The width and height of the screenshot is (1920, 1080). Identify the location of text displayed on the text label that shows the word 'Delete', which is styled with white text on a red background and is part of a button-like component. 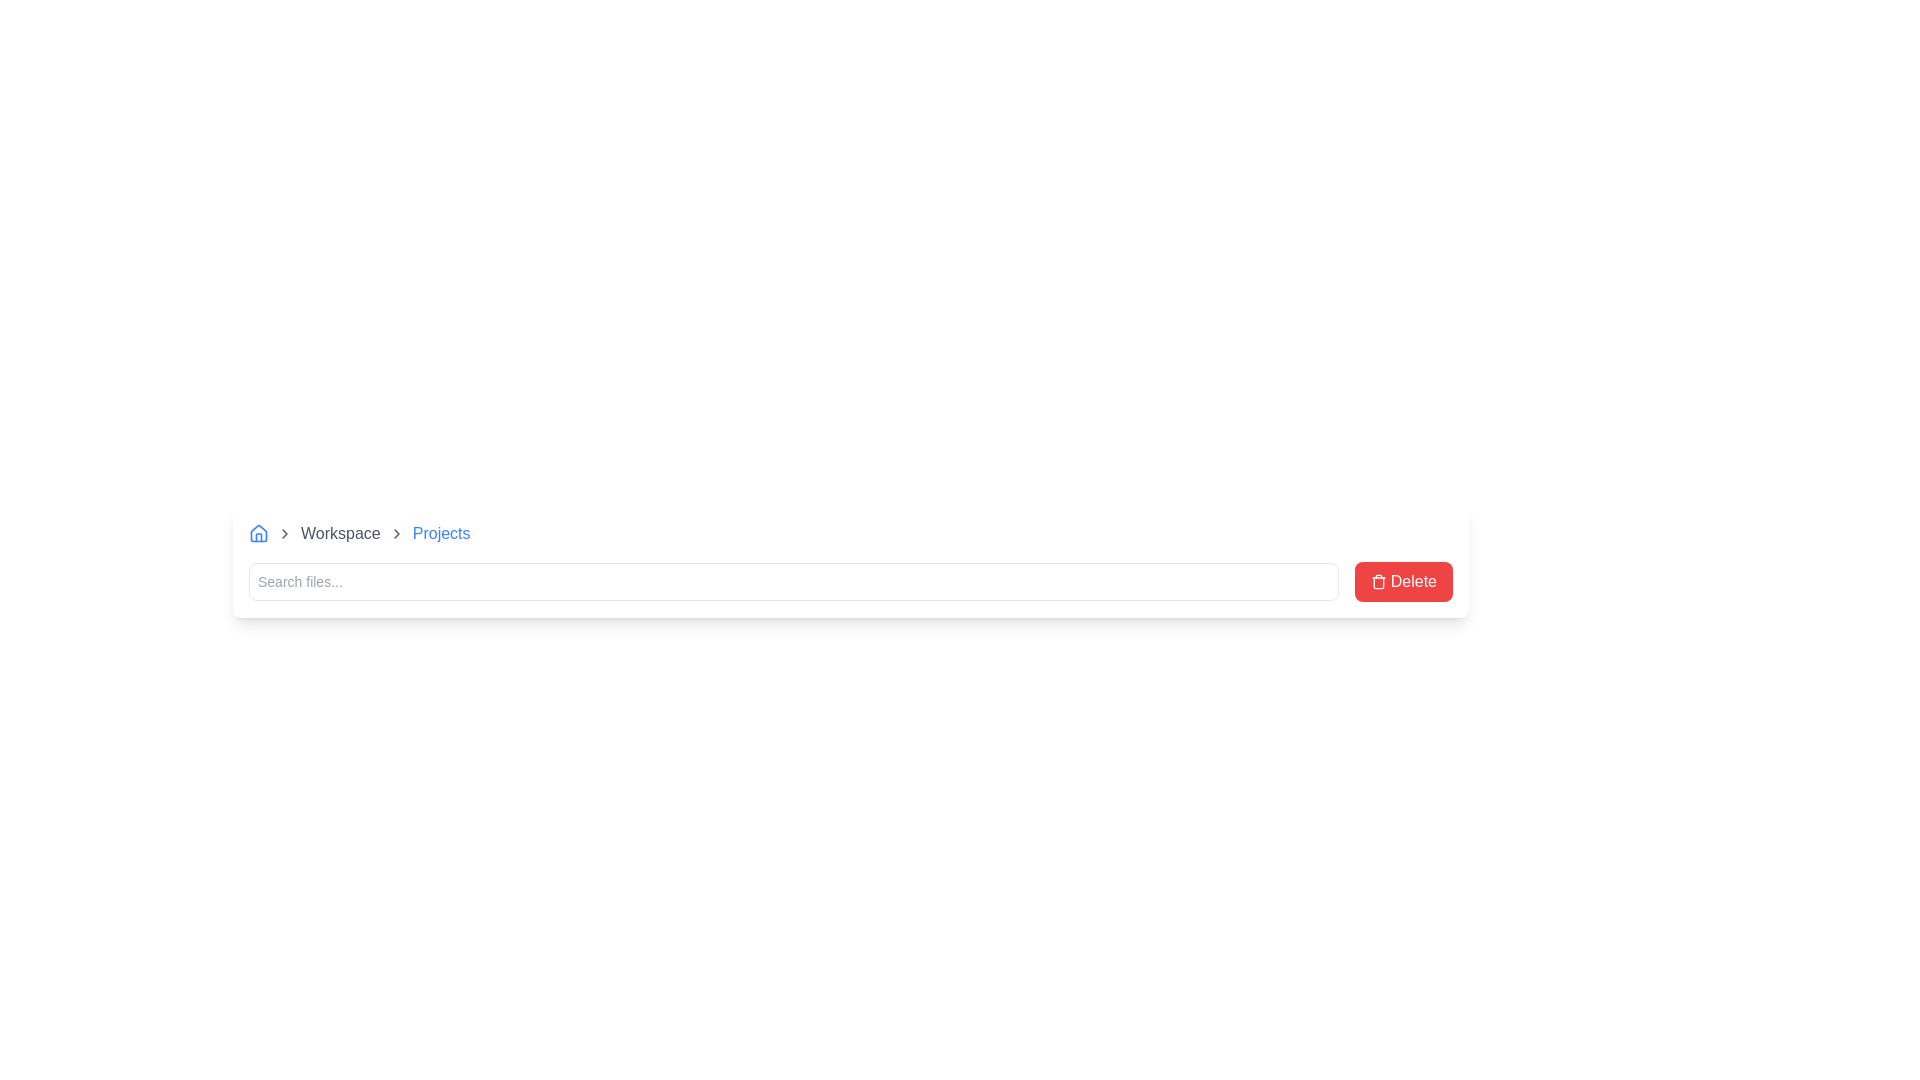
(1412, 582).